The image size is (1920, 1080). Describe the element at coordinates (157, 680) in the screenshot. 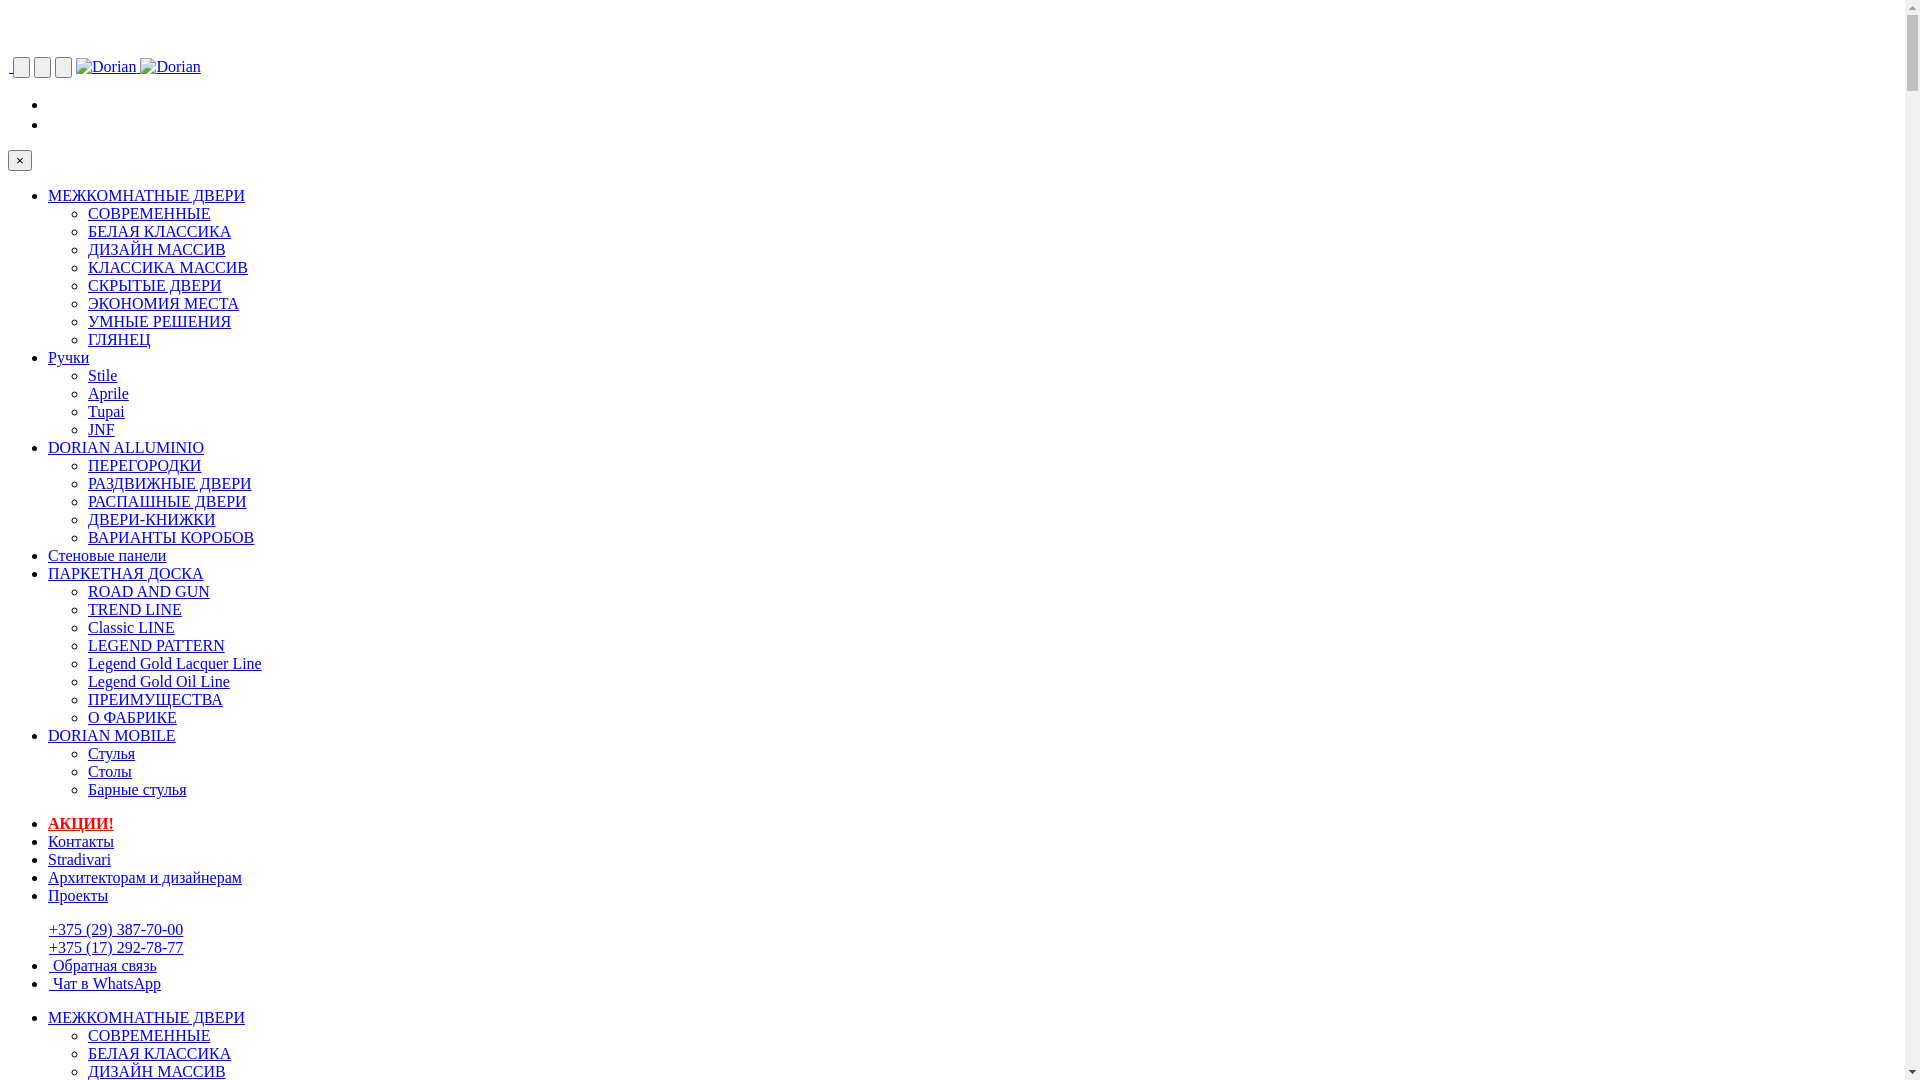

I see `'Legend Gold Oil Line'` at that location.